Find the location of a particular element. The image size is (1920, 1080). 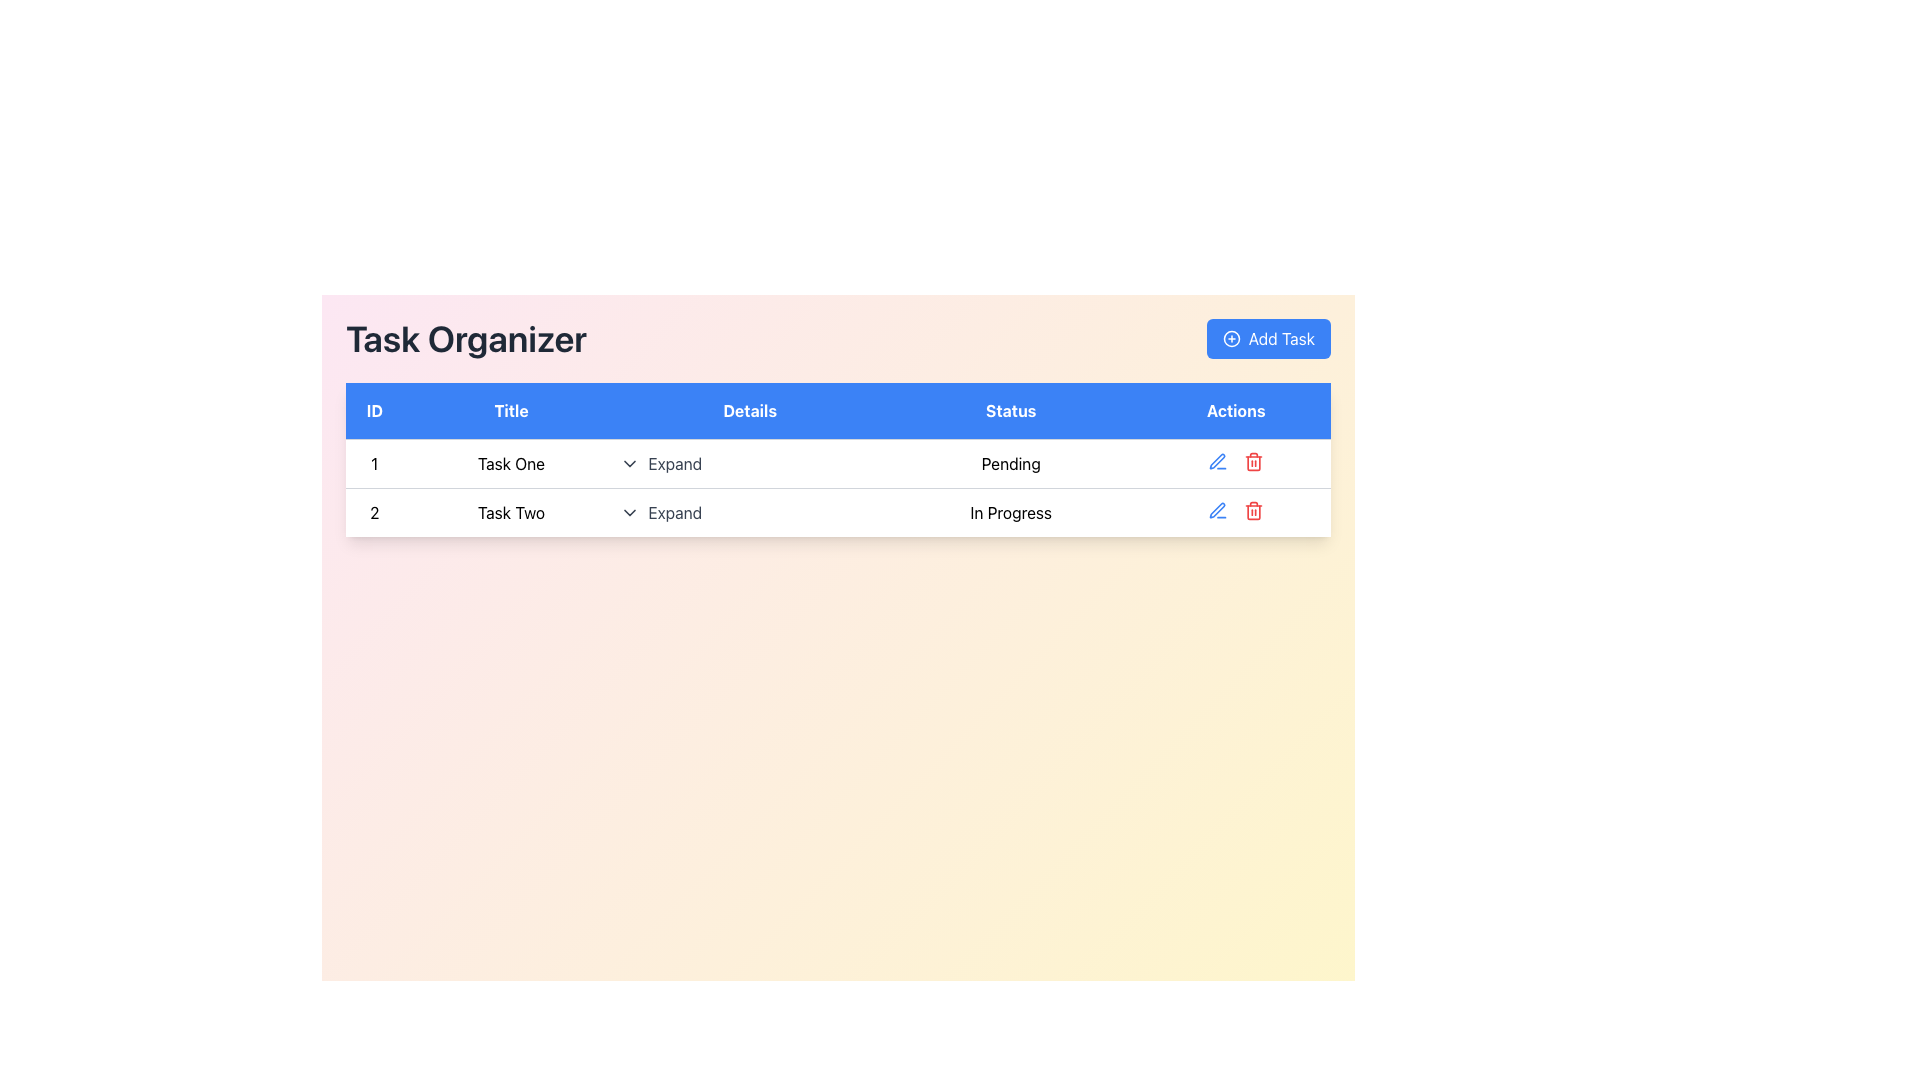

the 'Add Task' button which contains a circular icon with a plus (+) symbol on its left side is located at coordinates (1230, 338).